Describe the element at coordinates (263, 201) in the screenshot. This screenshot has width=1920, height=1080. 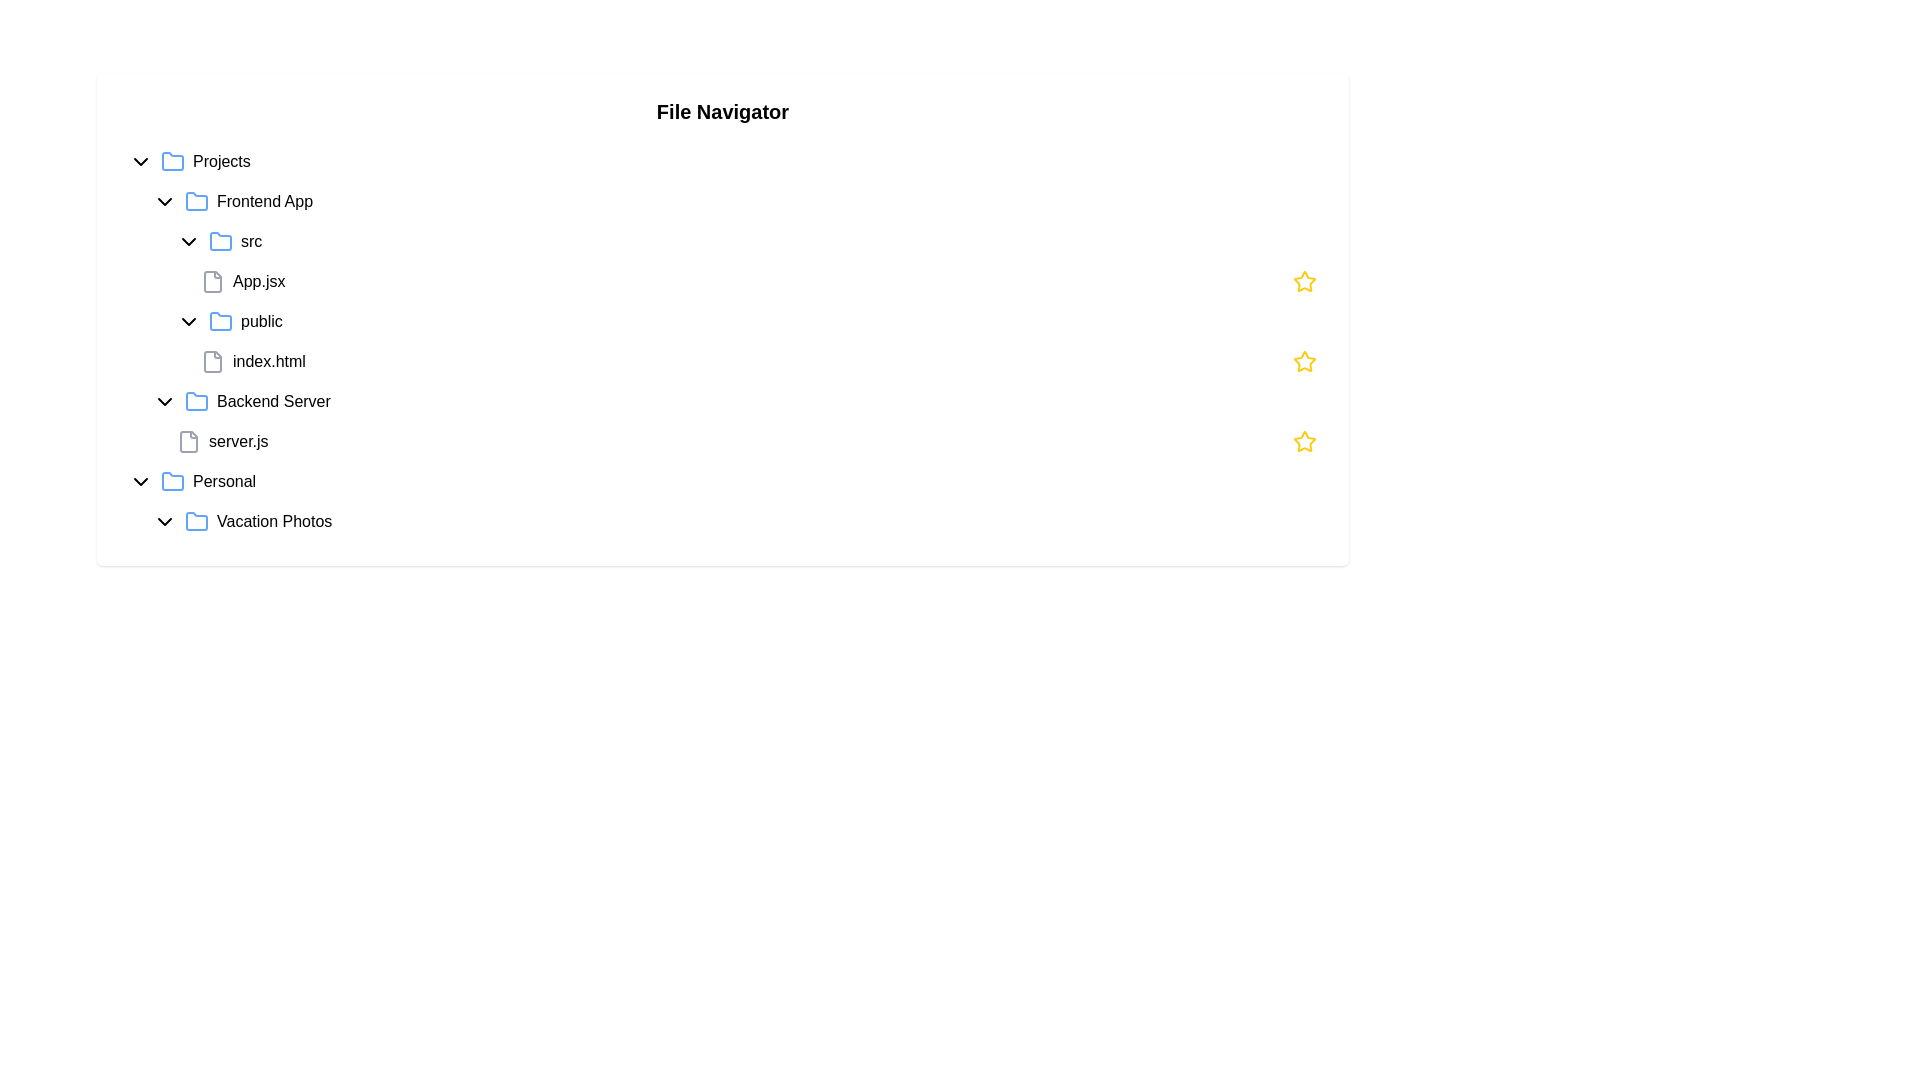
I see `the 'Frontend App' text label` at that location.